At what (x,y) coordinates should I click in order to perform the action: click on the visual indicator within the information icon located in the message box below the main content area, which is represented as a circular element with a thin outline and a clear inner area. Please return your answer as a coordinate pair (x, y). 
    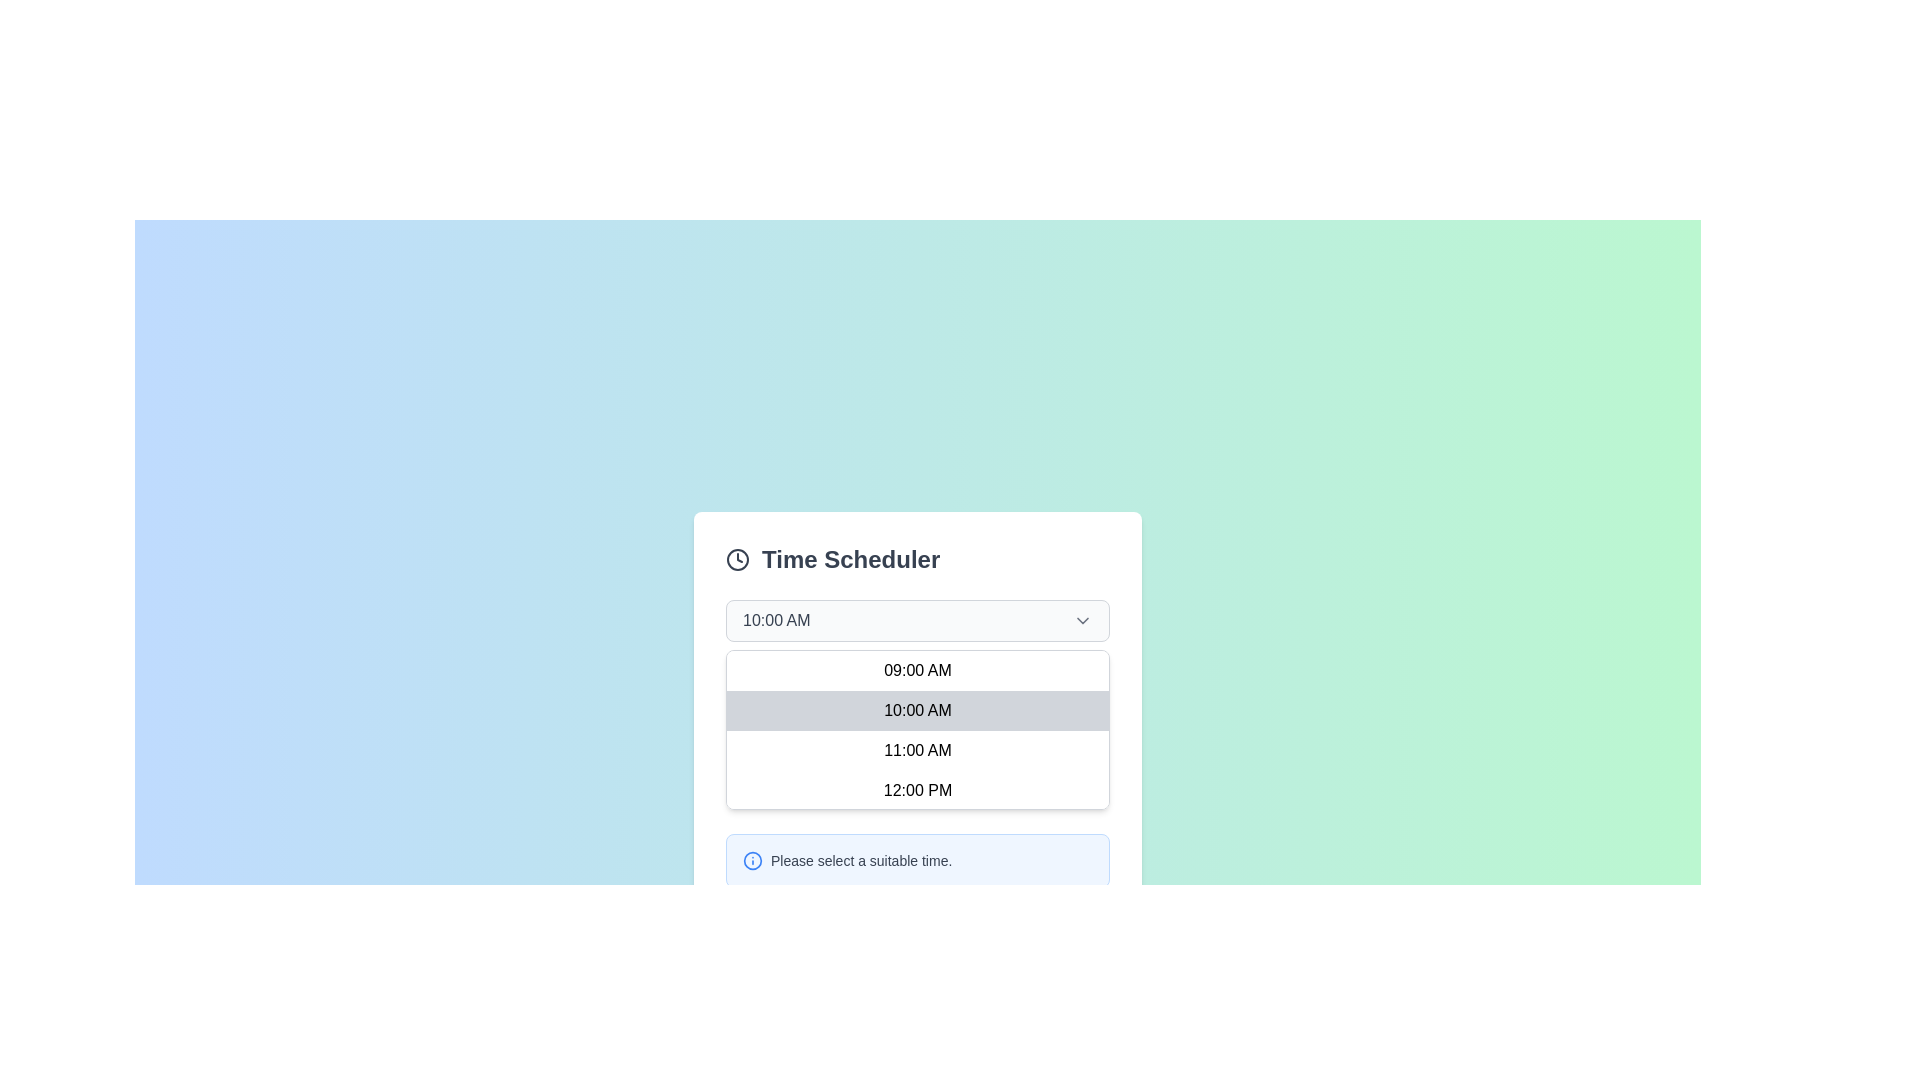
    Looking at the image, I should click on (752, 859).